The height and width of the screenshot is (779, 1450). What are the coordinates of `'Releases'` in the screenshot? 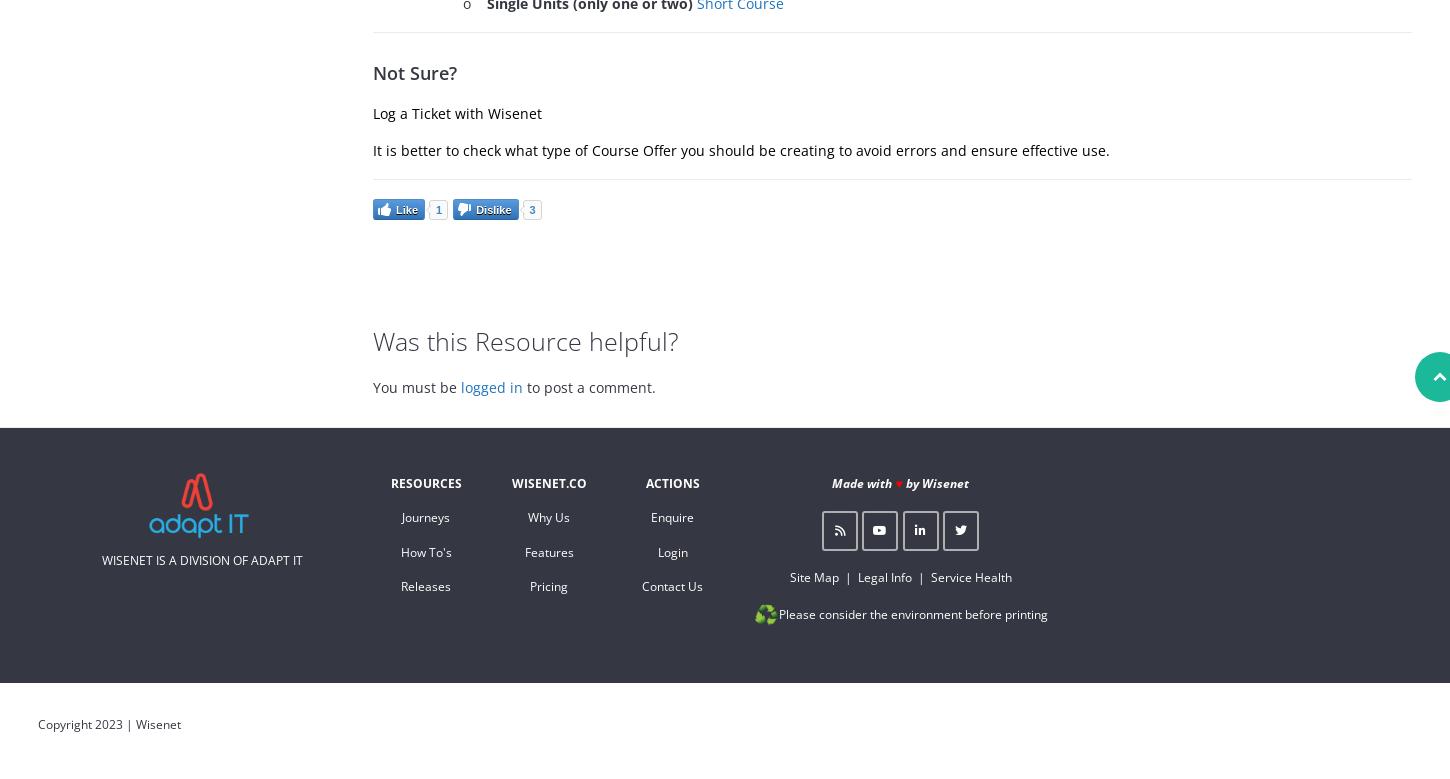 It's located at (400, 584).